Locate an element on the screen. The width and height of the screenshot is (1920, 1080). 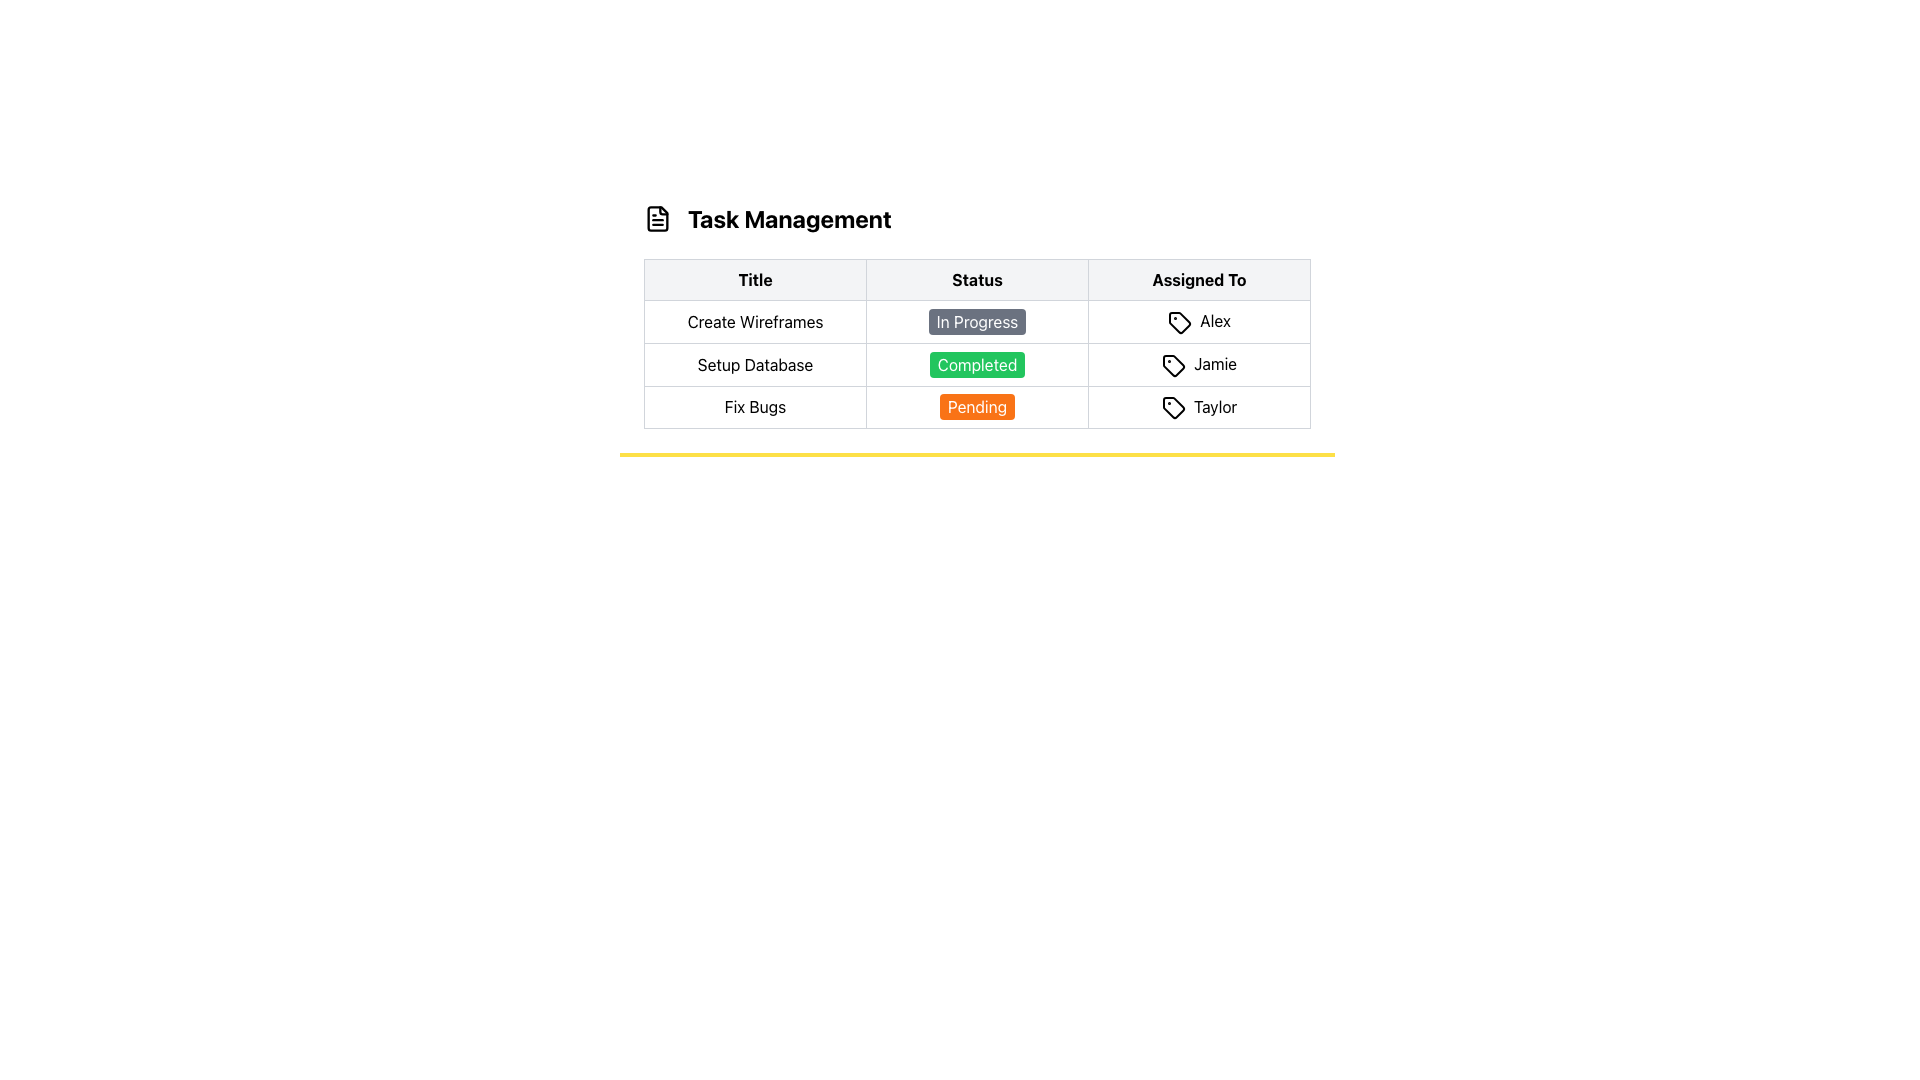
the 'In Progress' label, which is a rectangular element with white text on a gray background, located in the 'Status' column of the 'Create Wireframes' task row is located at coordinates (977, 317).